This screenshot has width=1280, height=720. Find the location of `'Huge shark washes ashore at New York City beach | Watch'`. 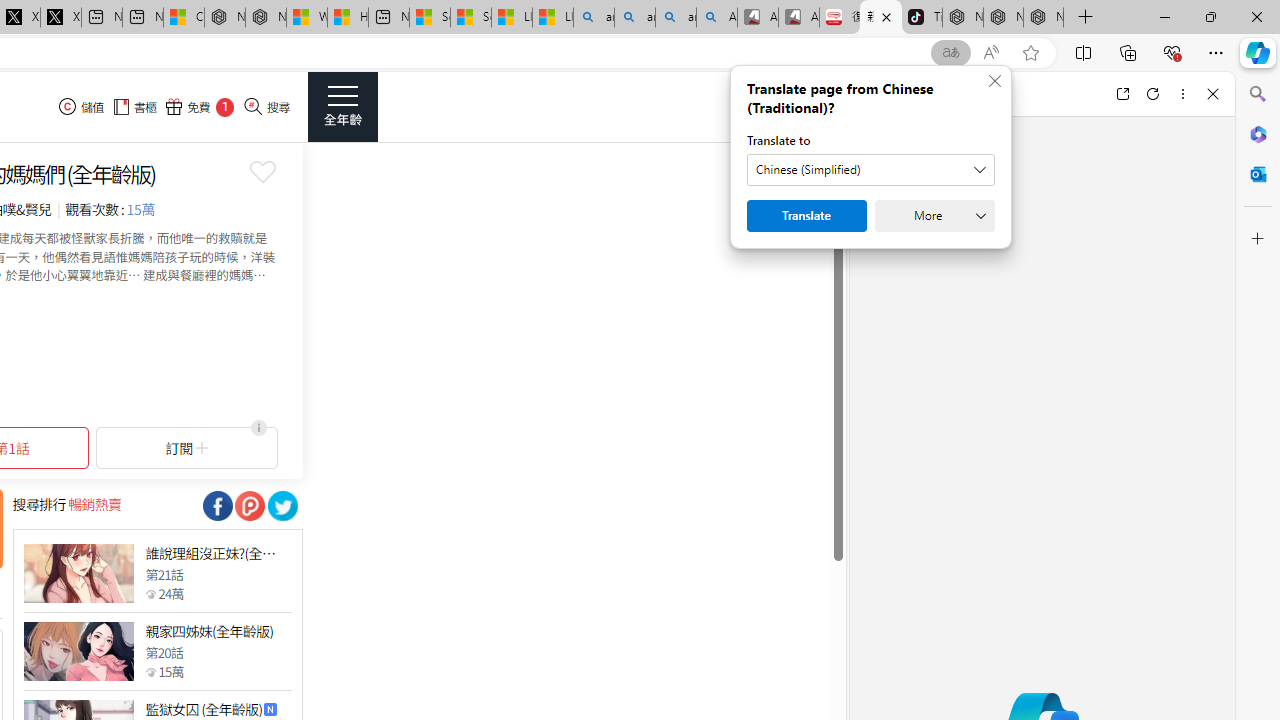

'Huge shark washes ashore at New York City beach | Watch' is located at coordinates (348, 17).